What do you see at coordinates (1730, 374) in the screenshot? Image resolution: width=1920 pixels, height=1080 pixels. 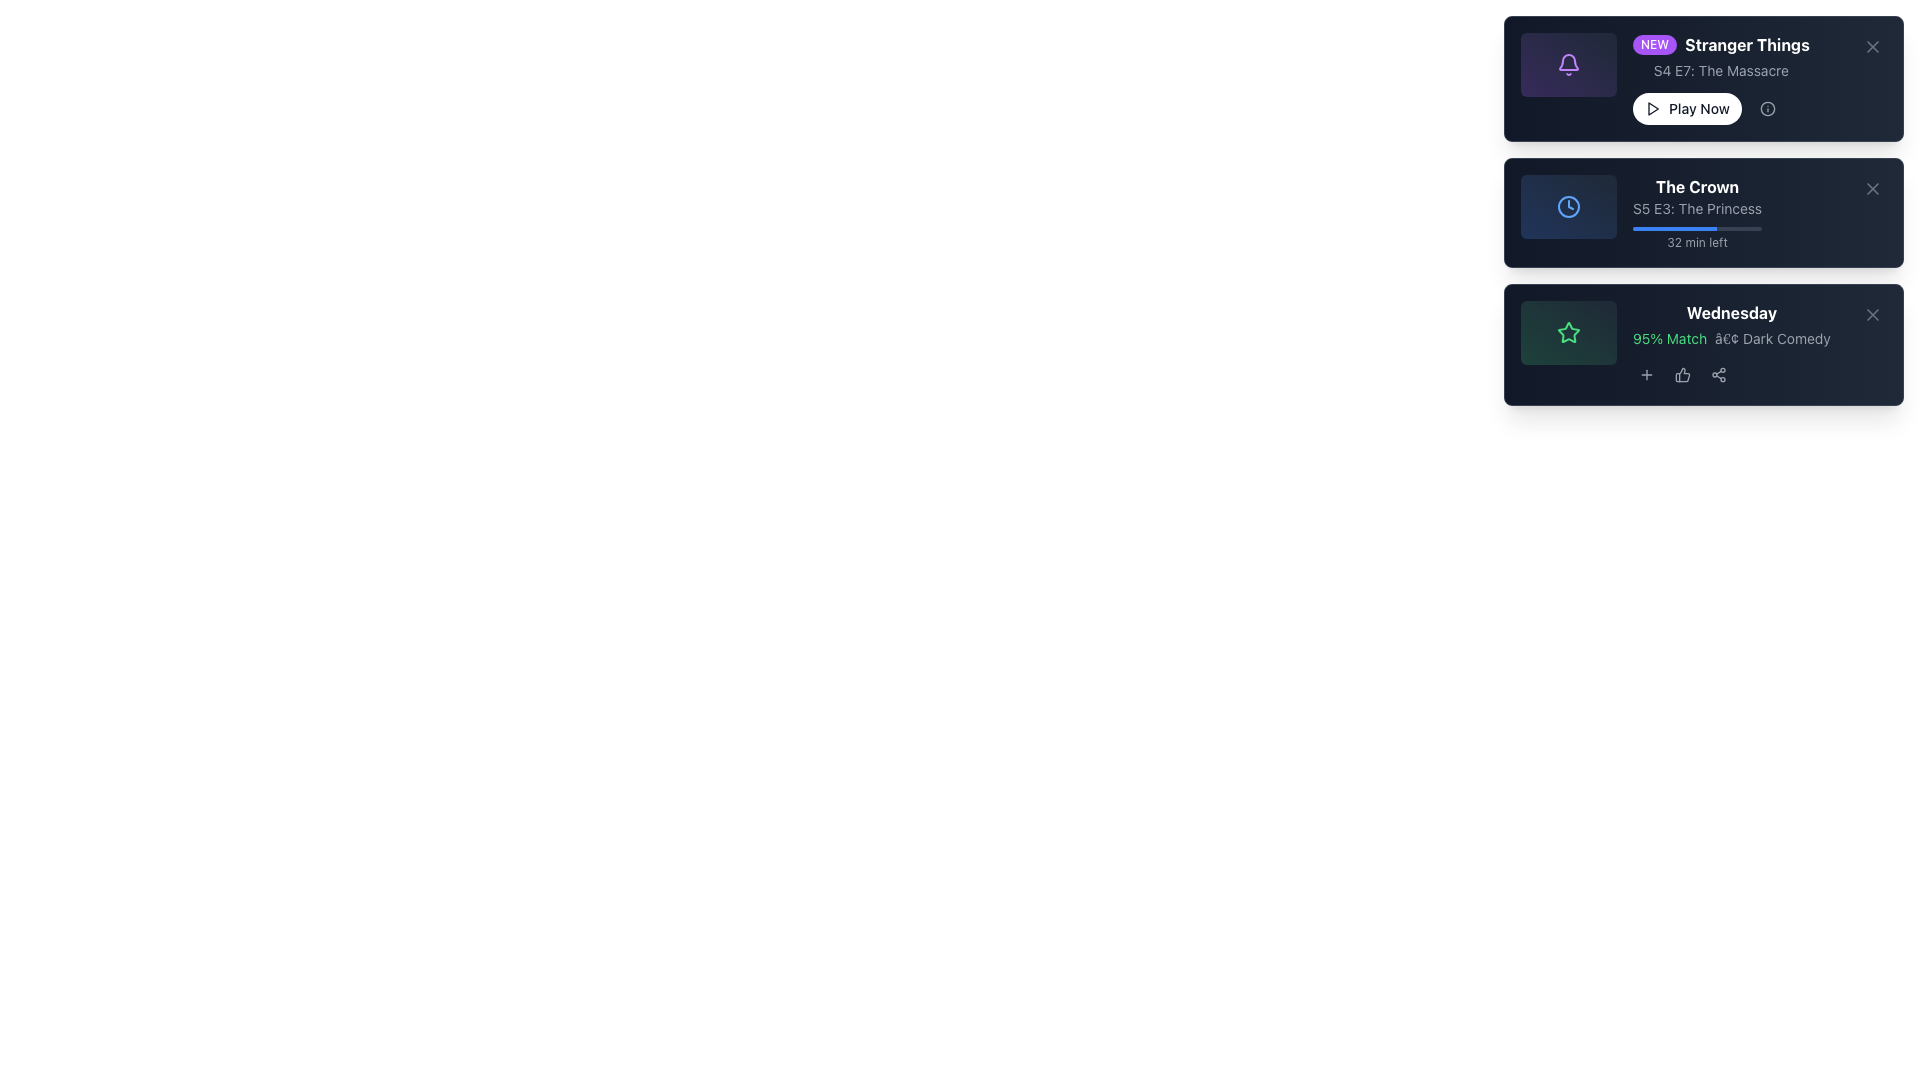 I see `the grouped action buttons for the show 'Wednesday' located in the bottom-right section of the card` at bounding box center [1730, 374].